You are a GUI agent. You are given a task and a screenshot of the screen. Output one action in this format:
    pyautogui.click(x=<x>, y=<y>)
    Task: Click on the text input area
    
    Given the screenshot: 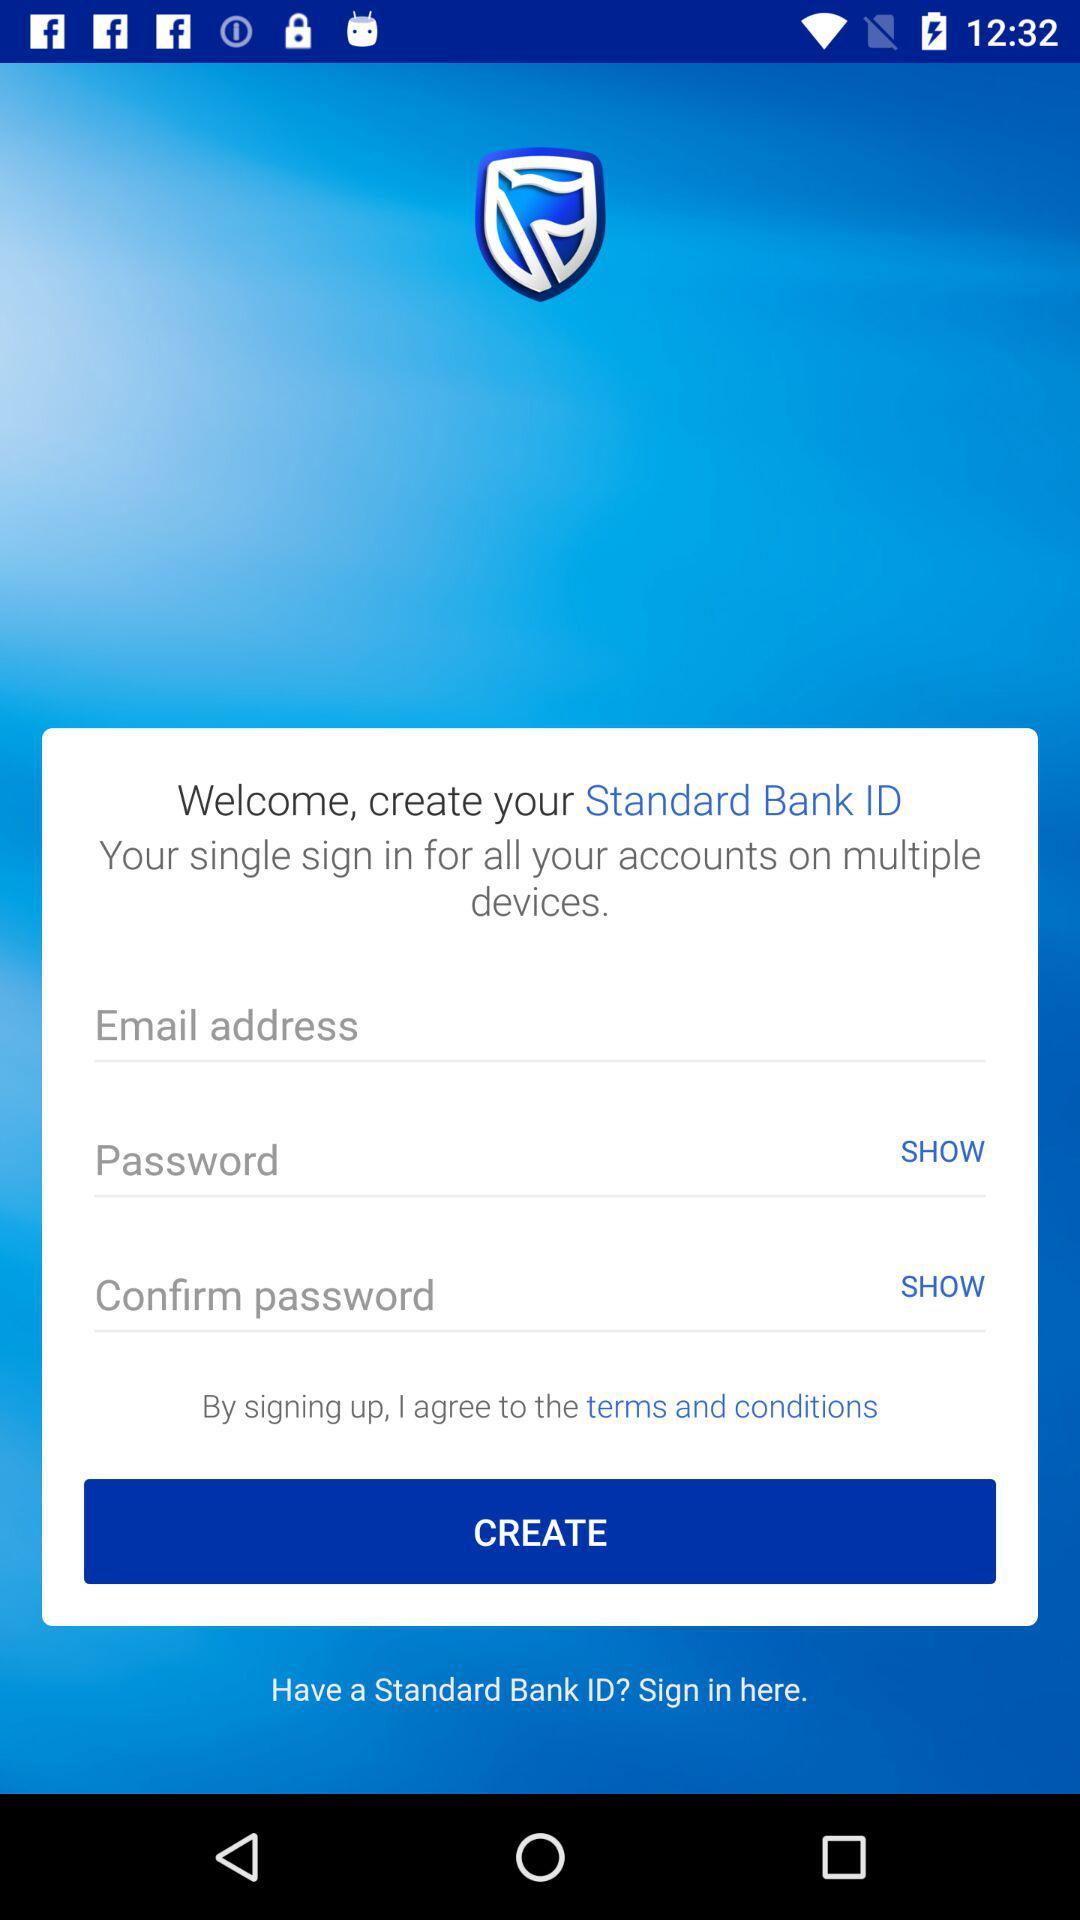 What is the action you would take?
    pyautogui.click(x=540, y=1029)
    